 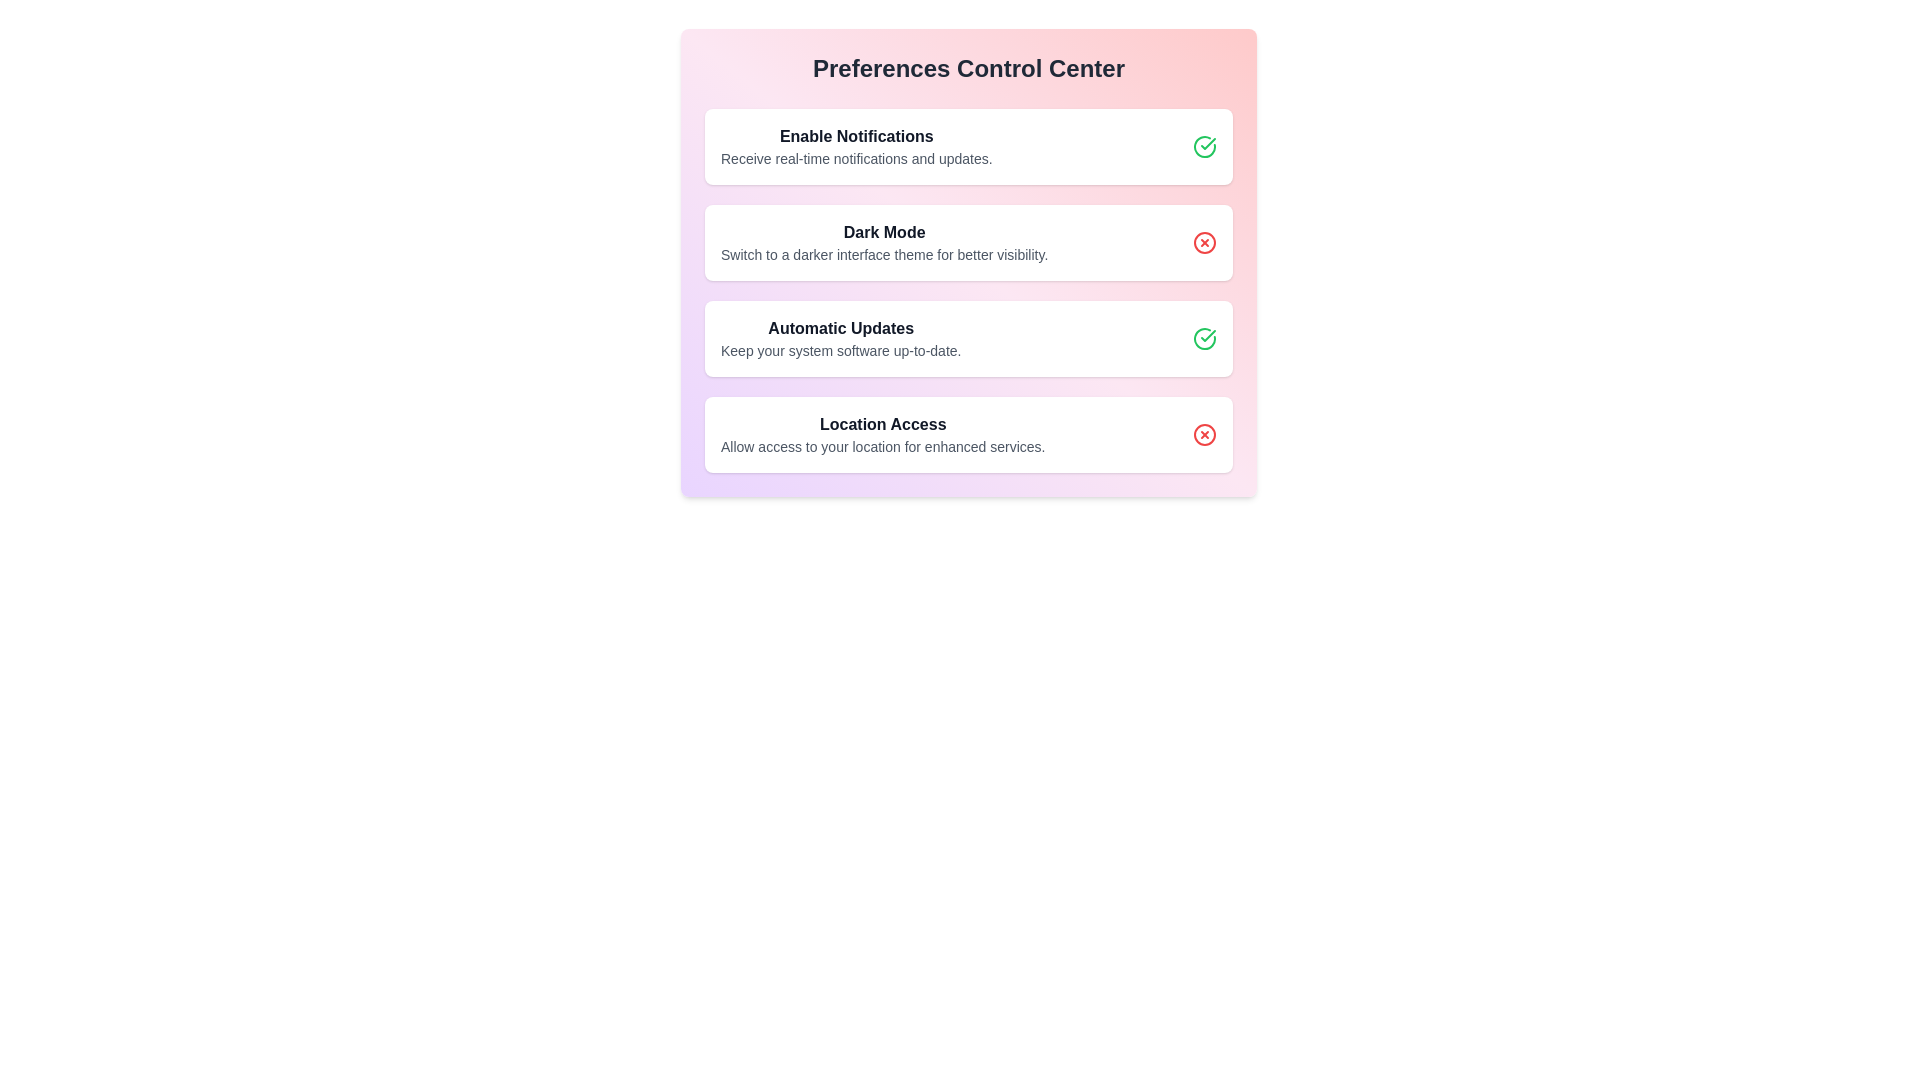 I want to click on the Text label that indicates the option to enable dark mode, which is positioned below the 'Enable Notifications' section and precedes 'Automatic Updates', so click(x=883, y=231).